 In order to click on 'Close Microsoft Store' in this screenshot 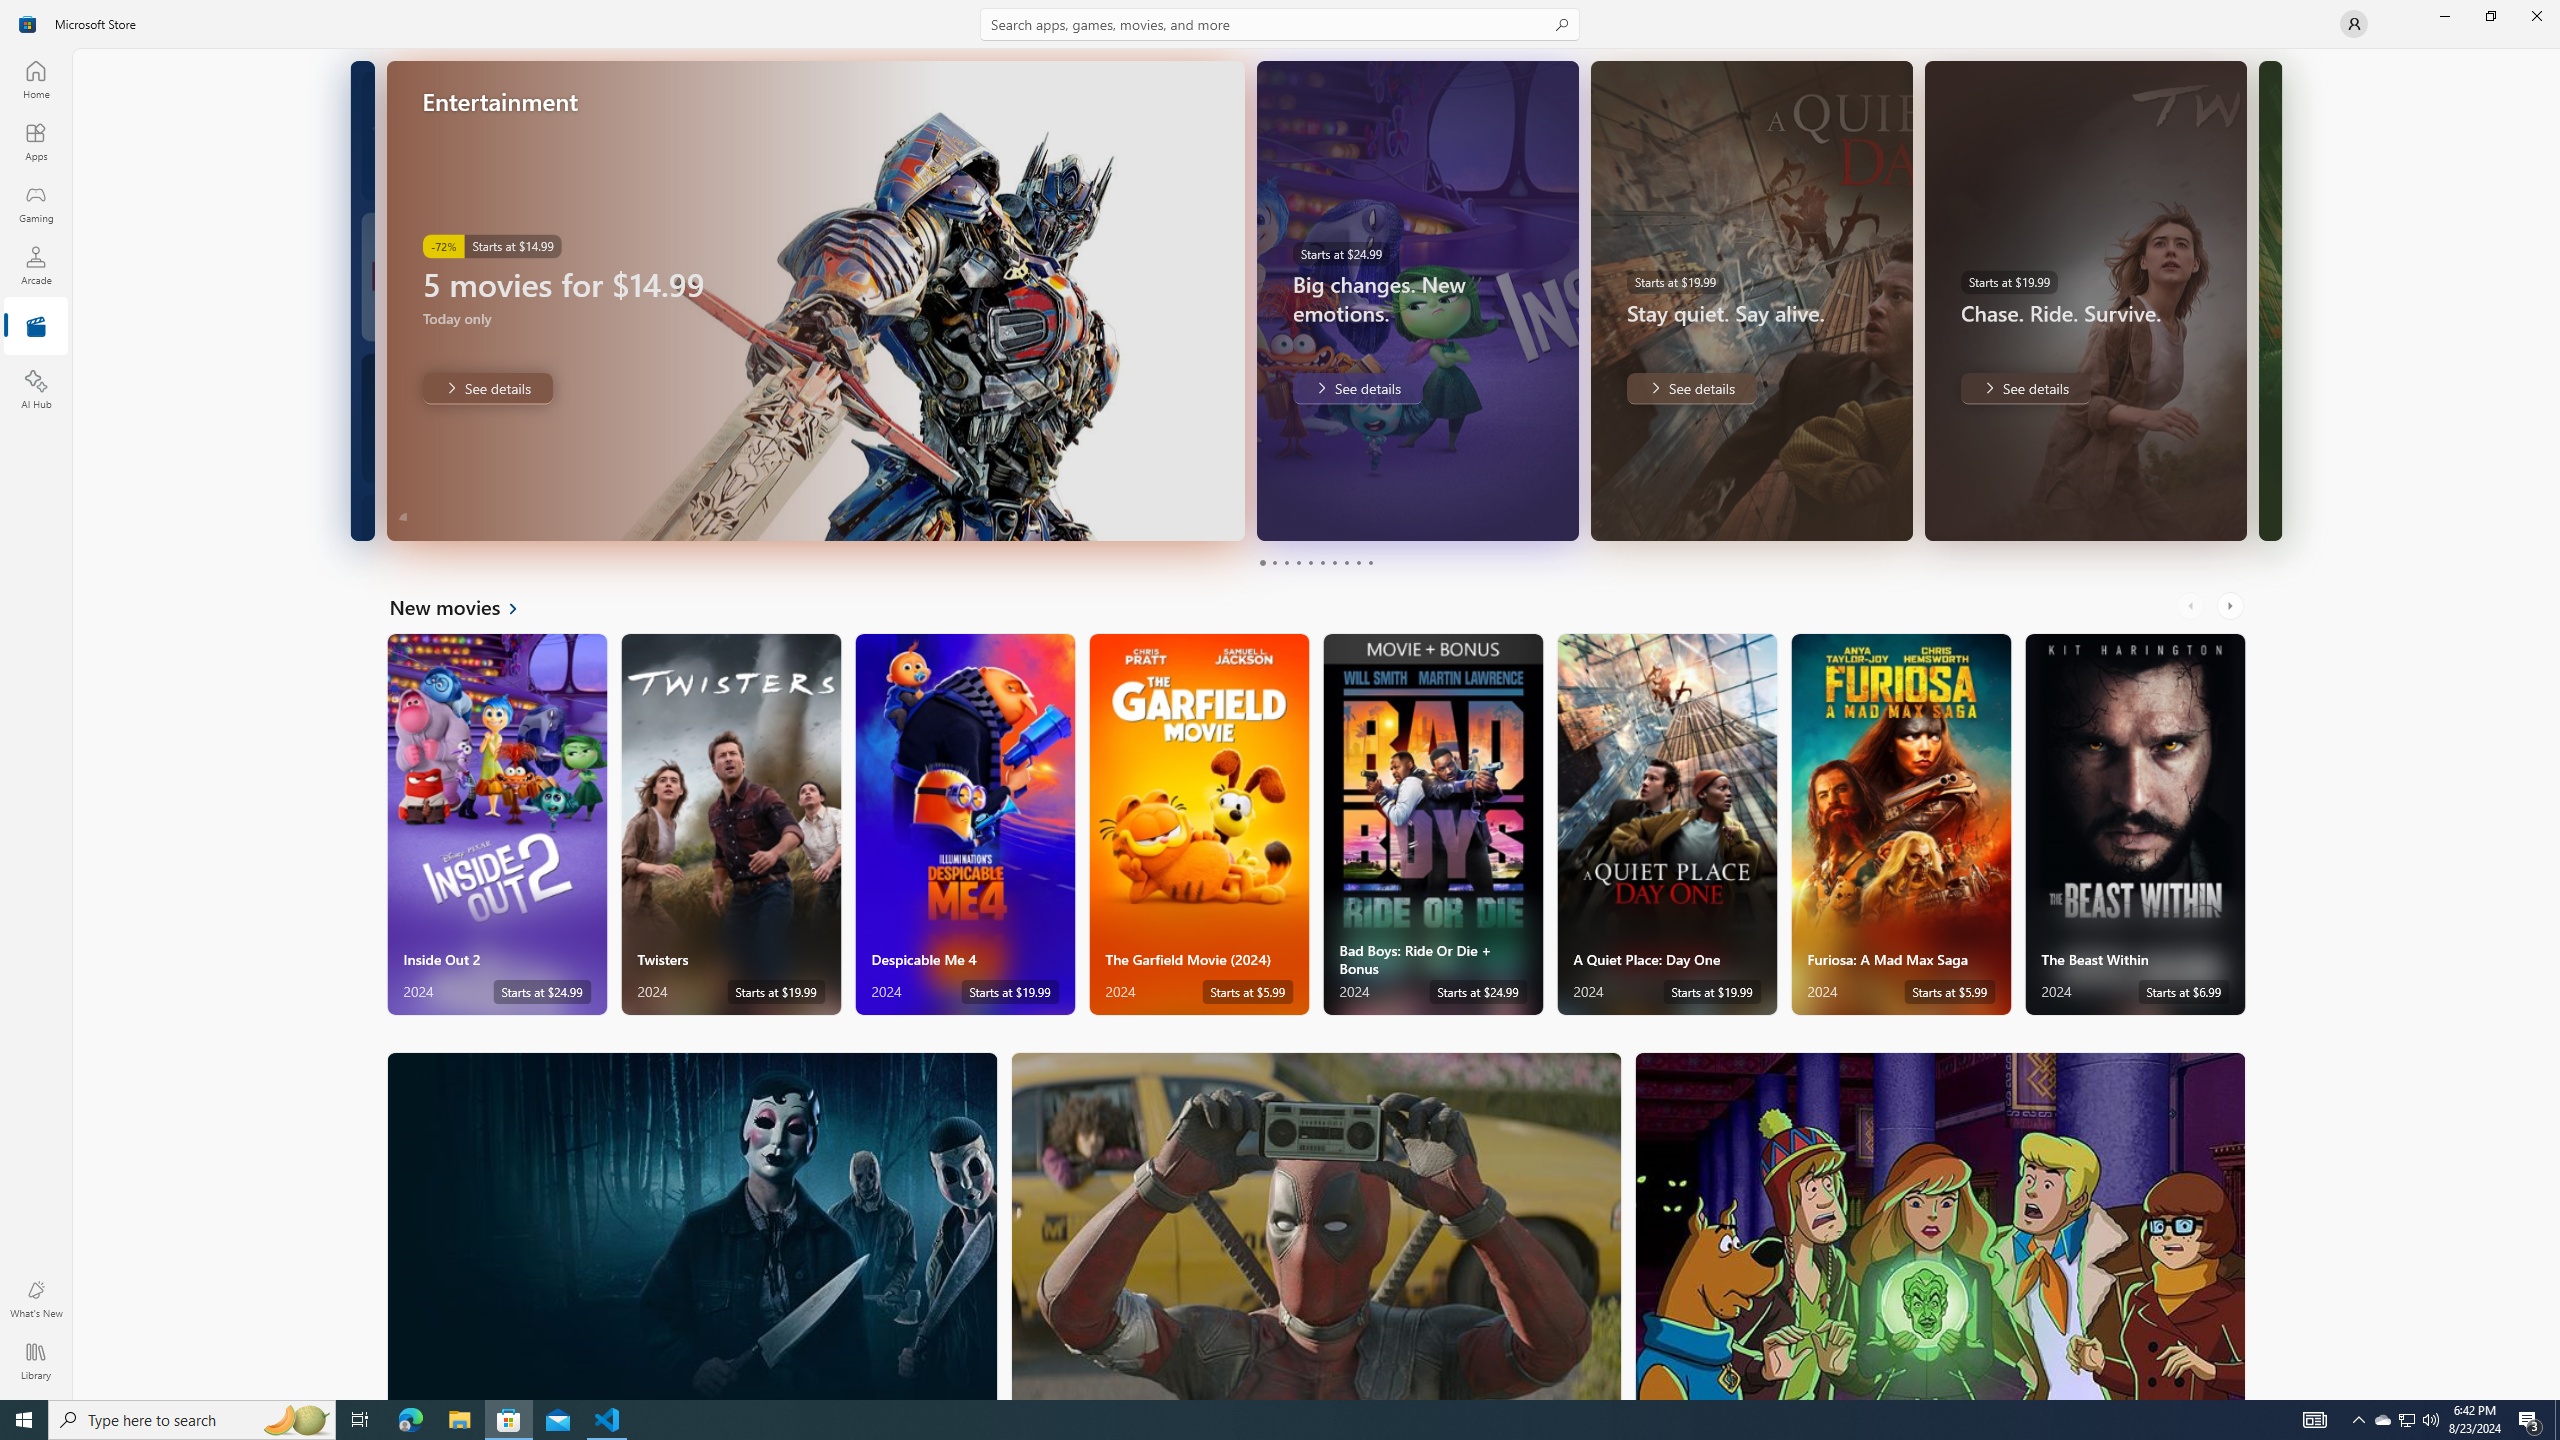, I will do `click(2535, 15)`.